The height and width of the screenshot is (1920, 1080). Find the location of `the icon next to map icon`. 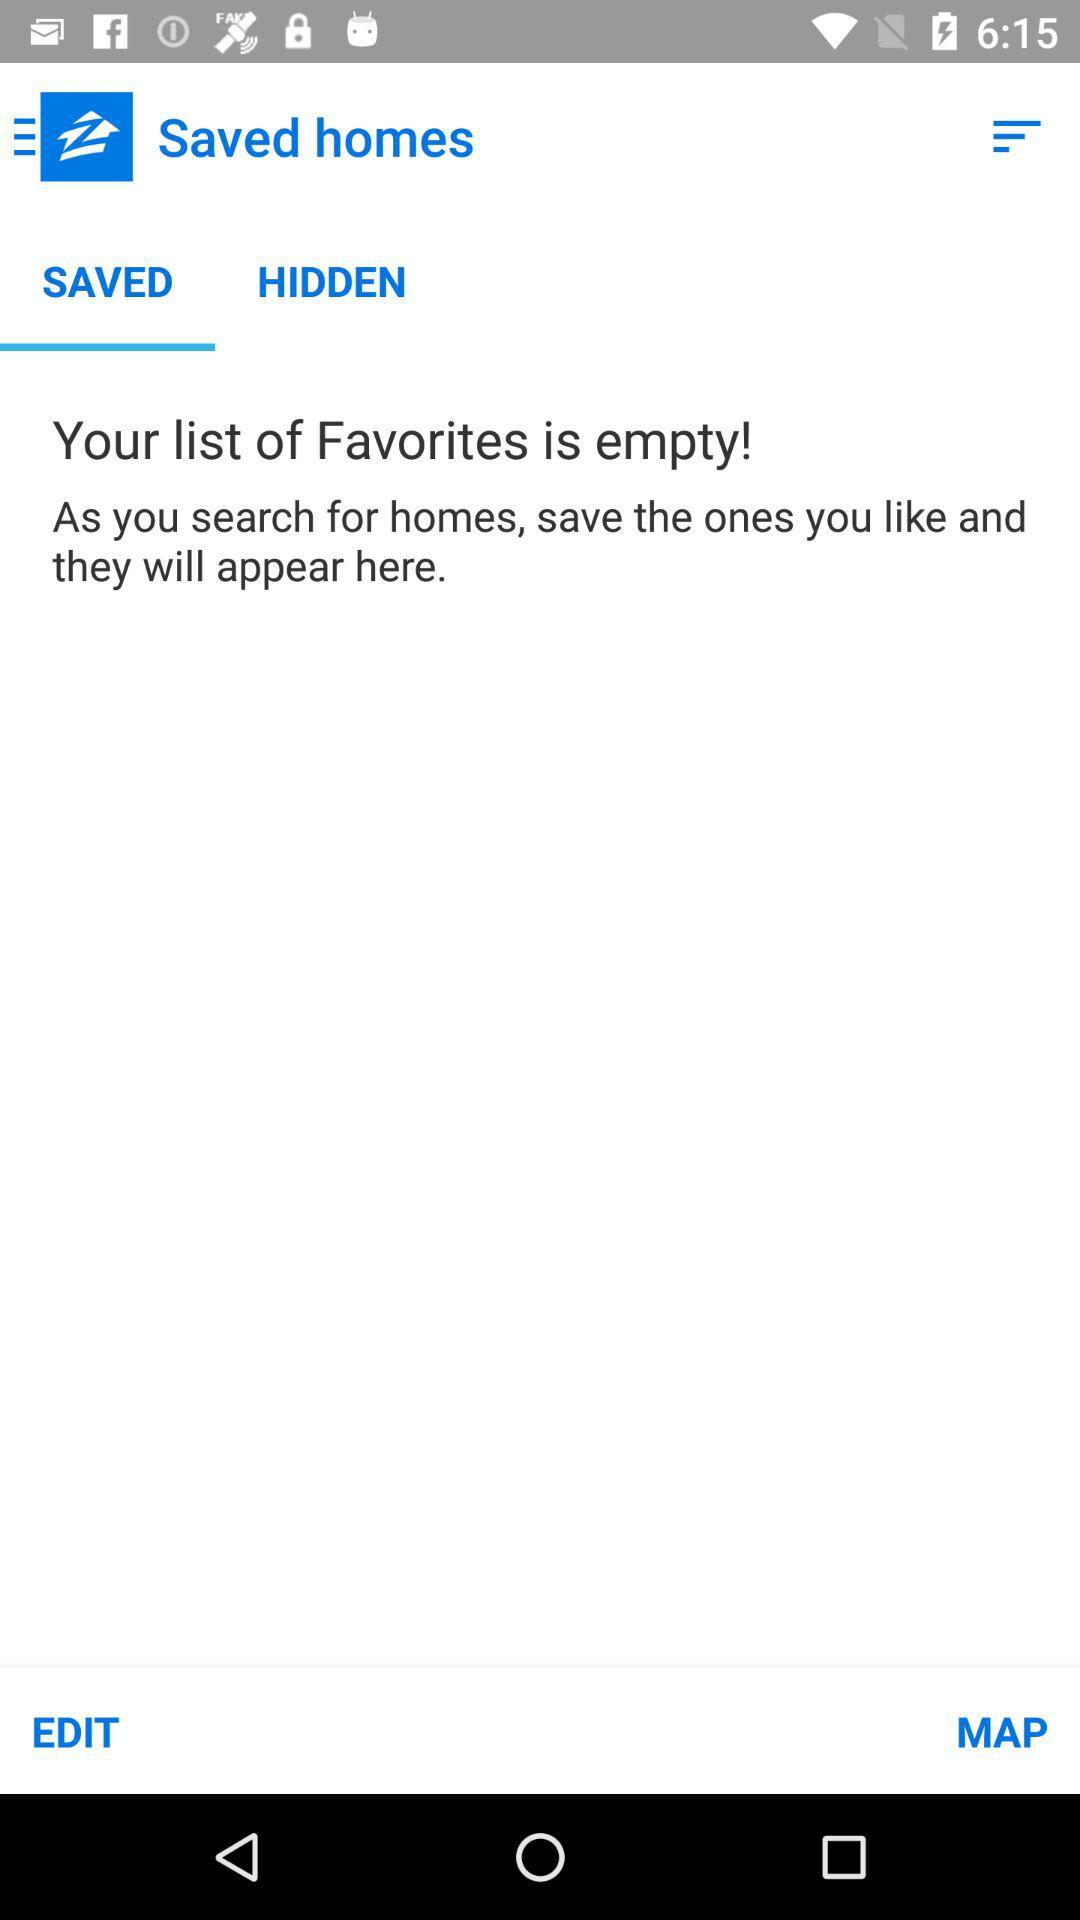

the icon next to map icon is located at coordinates (270, 1730).